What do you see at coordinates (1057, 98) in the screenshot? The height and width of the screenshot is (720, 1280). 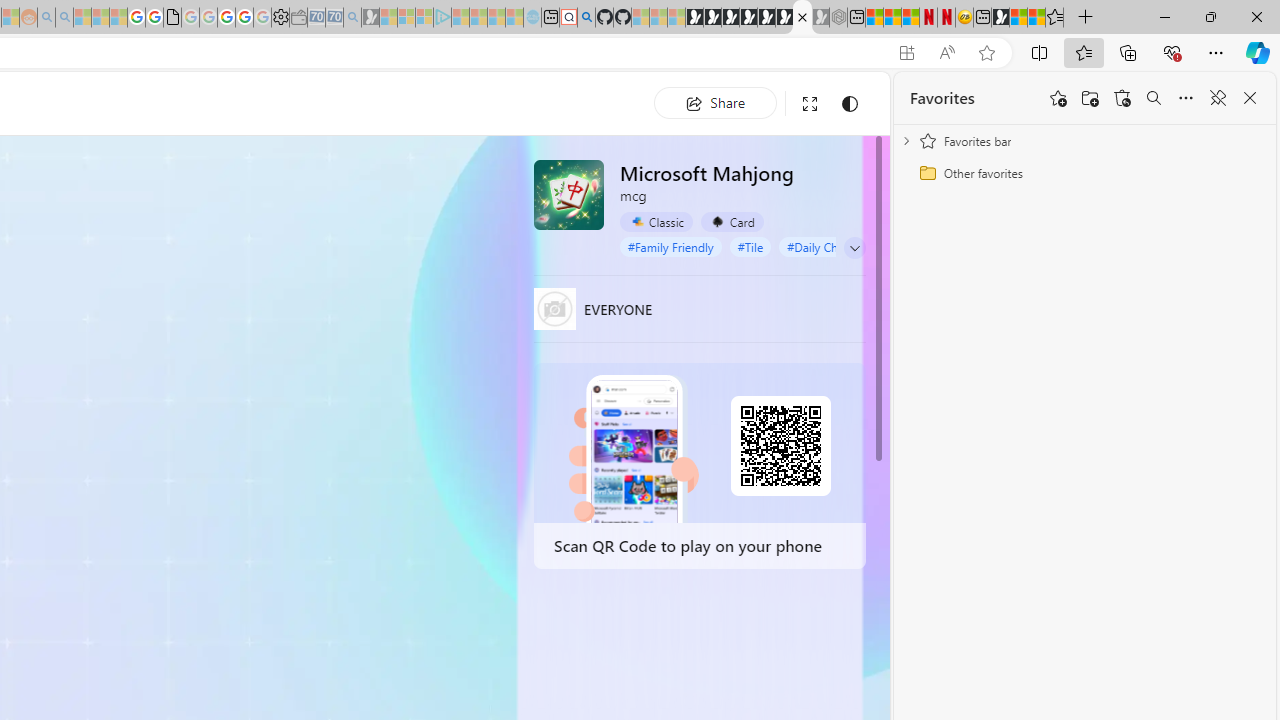 I see `'Add this page to favorites'` at bounding box center [1057, 98].